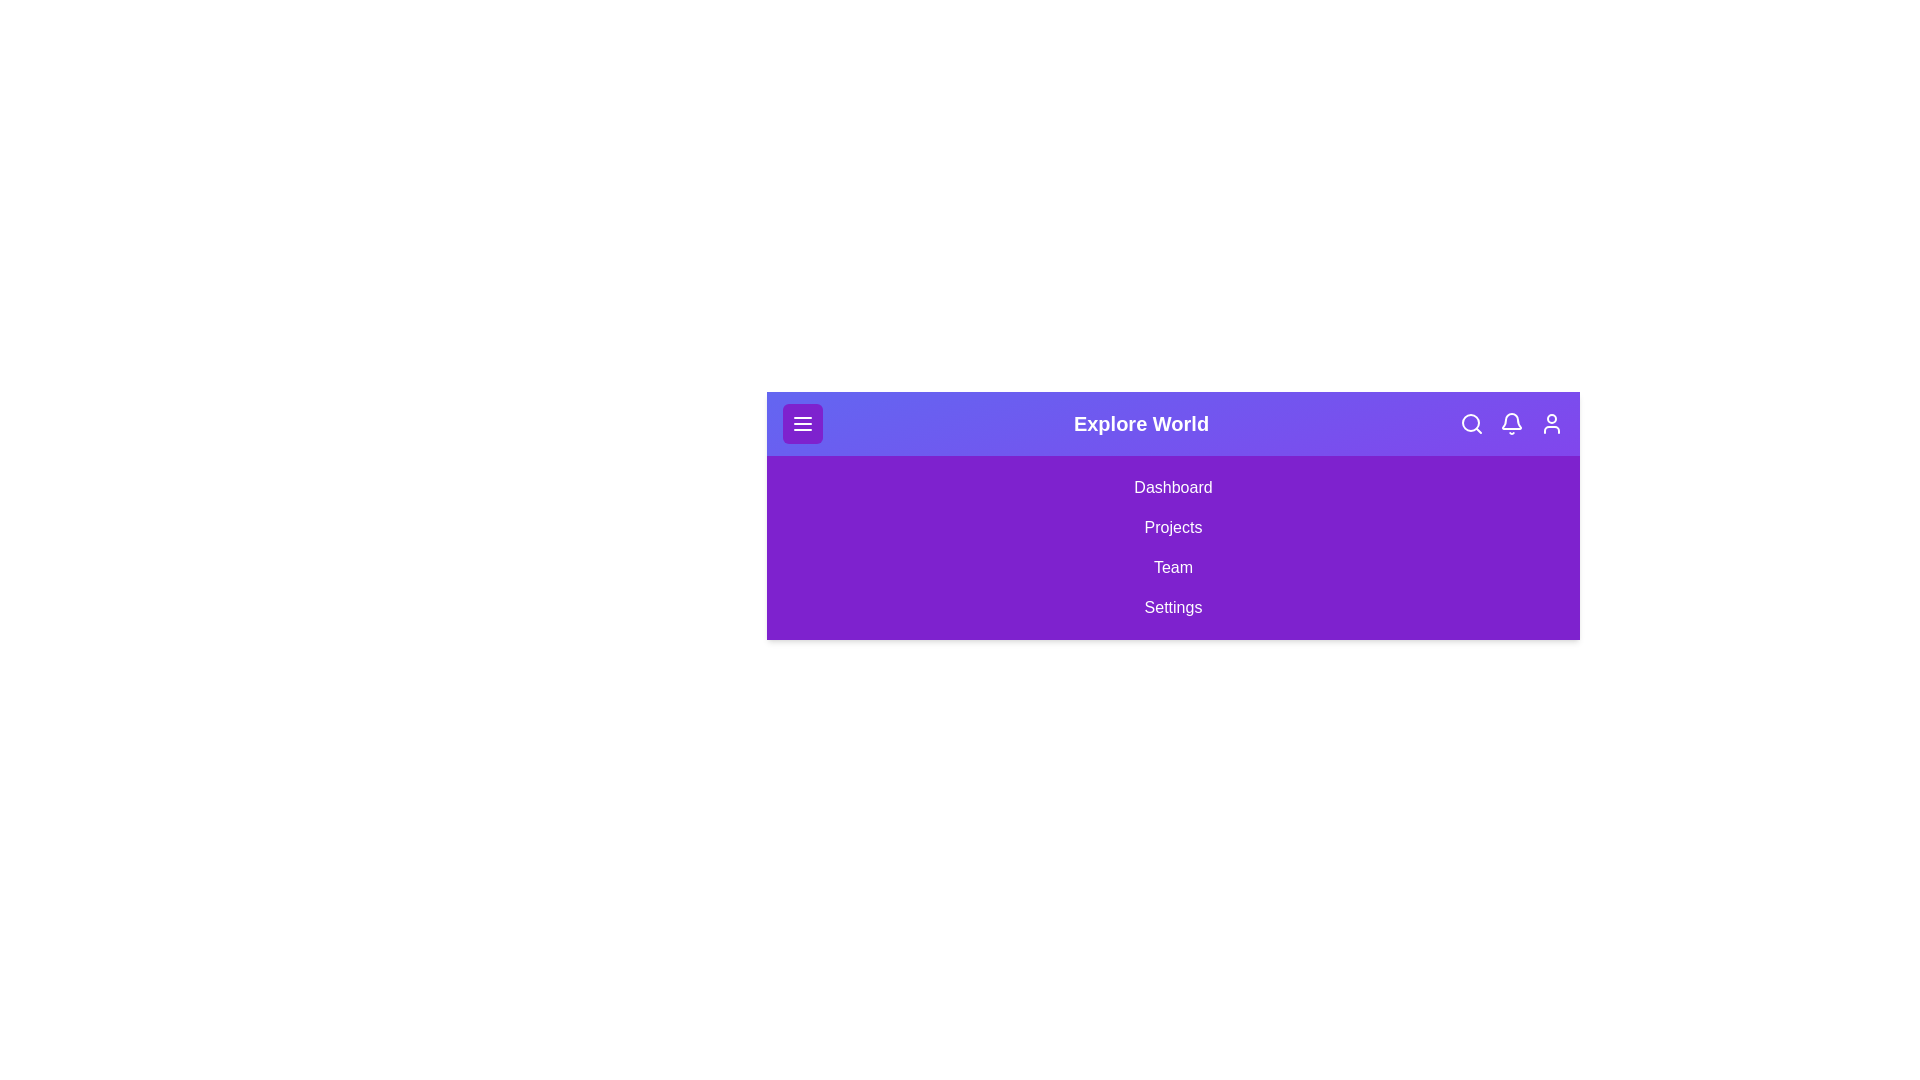 This screenshot has height=1080, width=1920. Describe the element at coordinates (1173, 527) in the screenshot. I see `the 'Projects' text in the menu` at that location.